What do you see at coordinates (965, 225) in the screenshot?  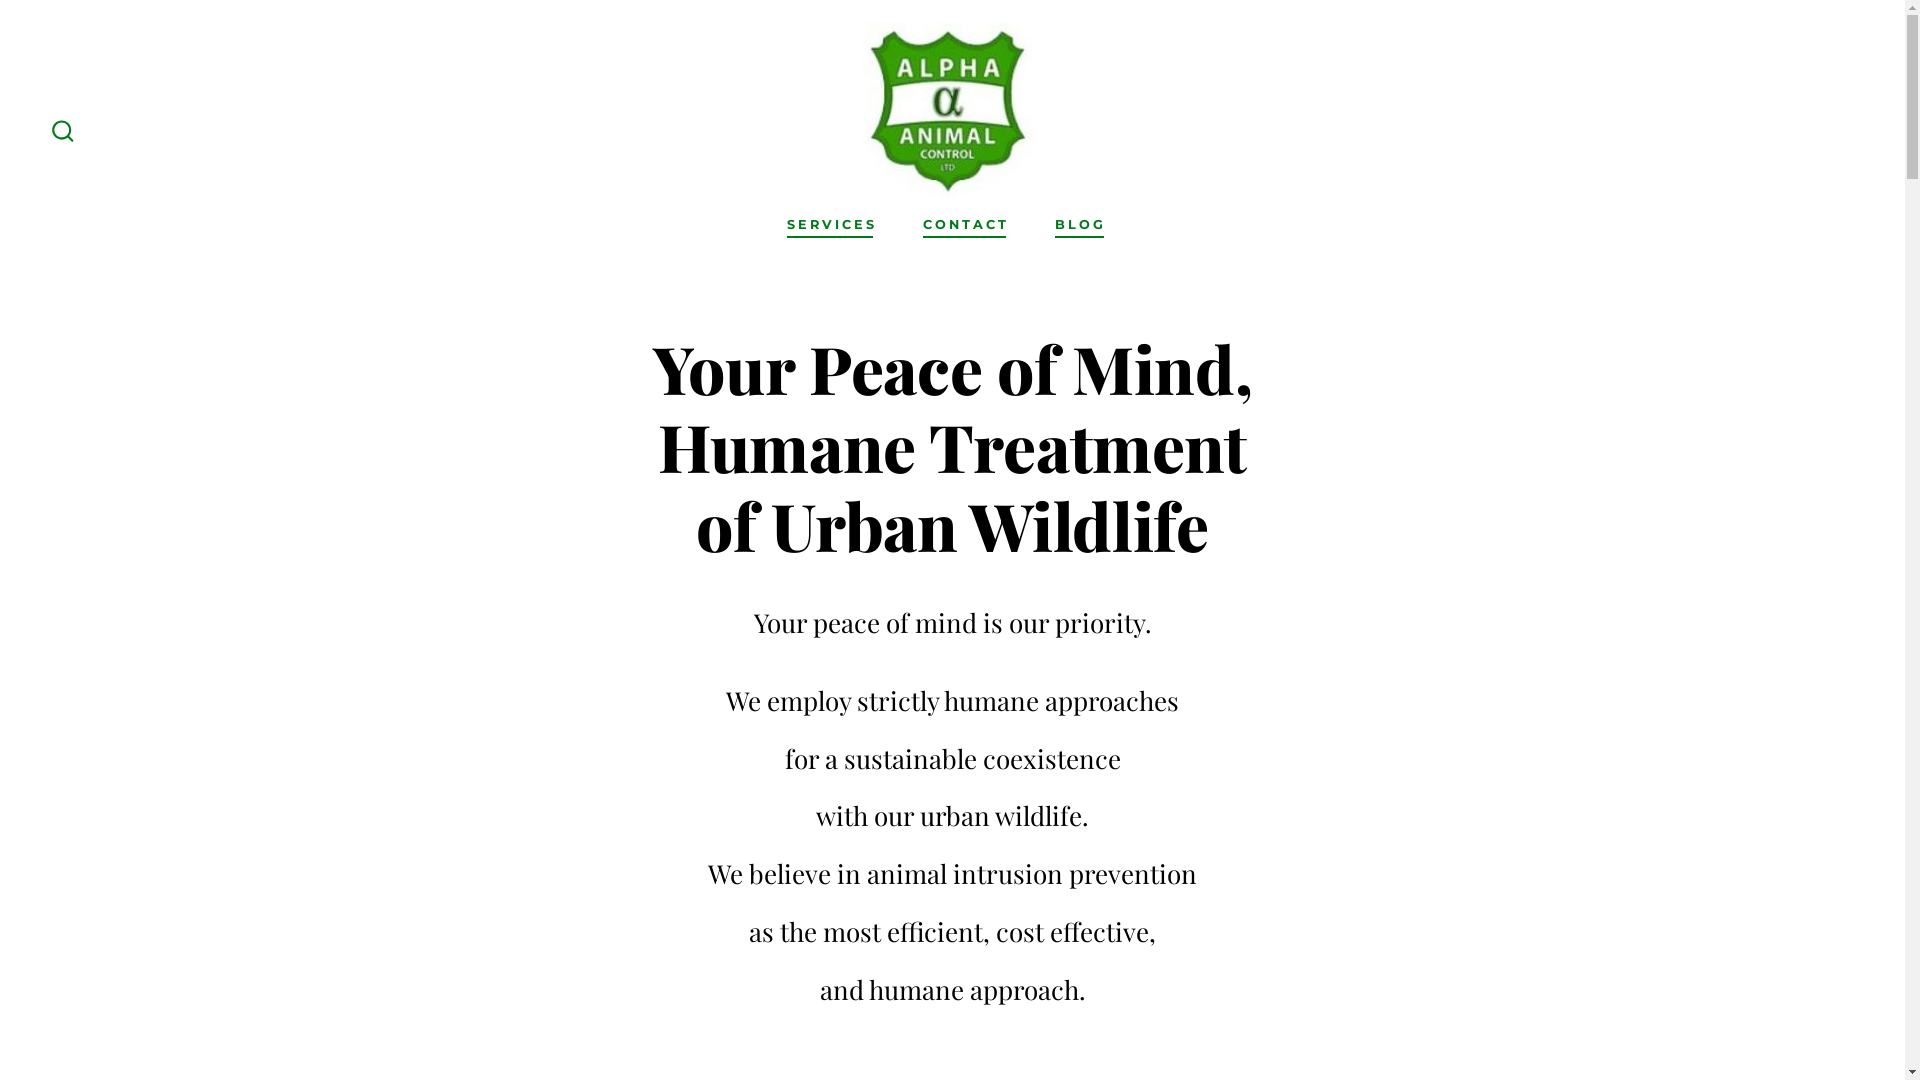 I see `'CONTACT'` at bounding box center [965, 225].